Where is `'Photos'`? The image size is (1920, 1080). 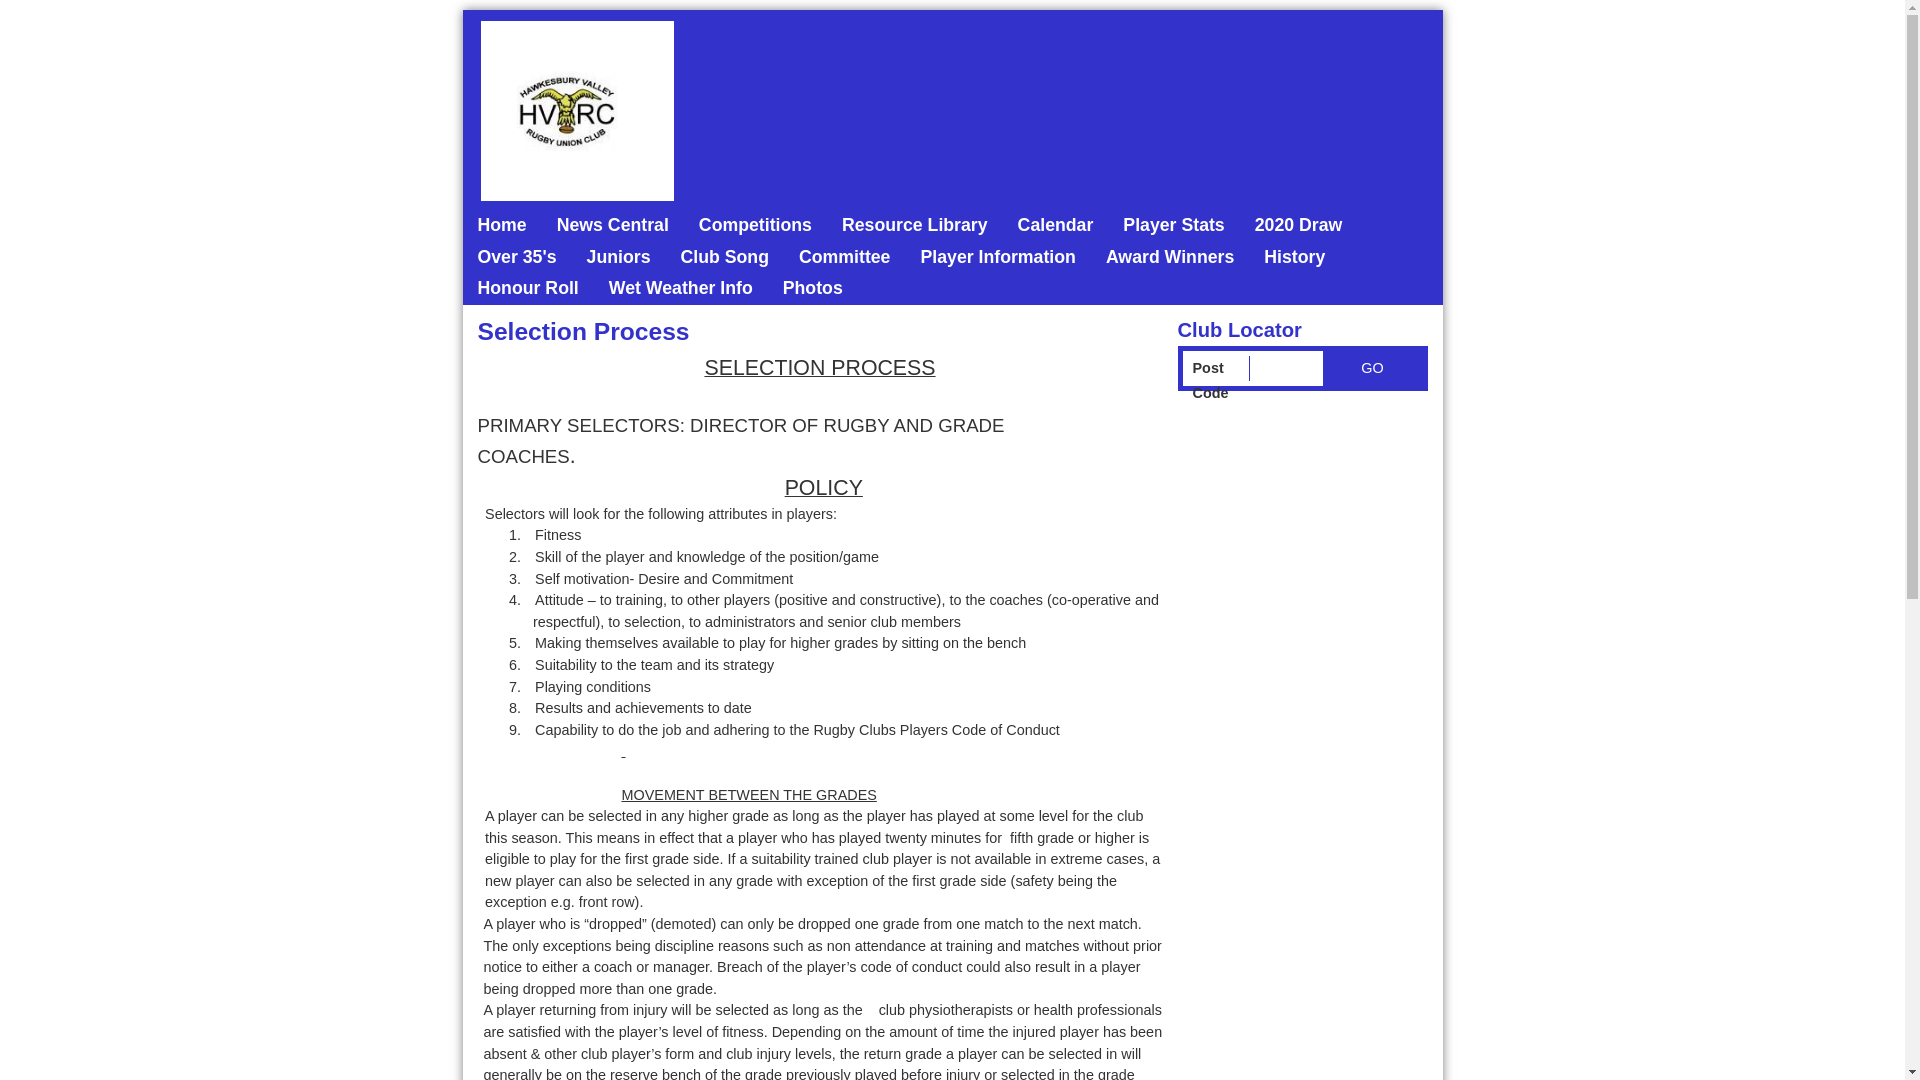 'Photos' is located at coordinates (812, 289).